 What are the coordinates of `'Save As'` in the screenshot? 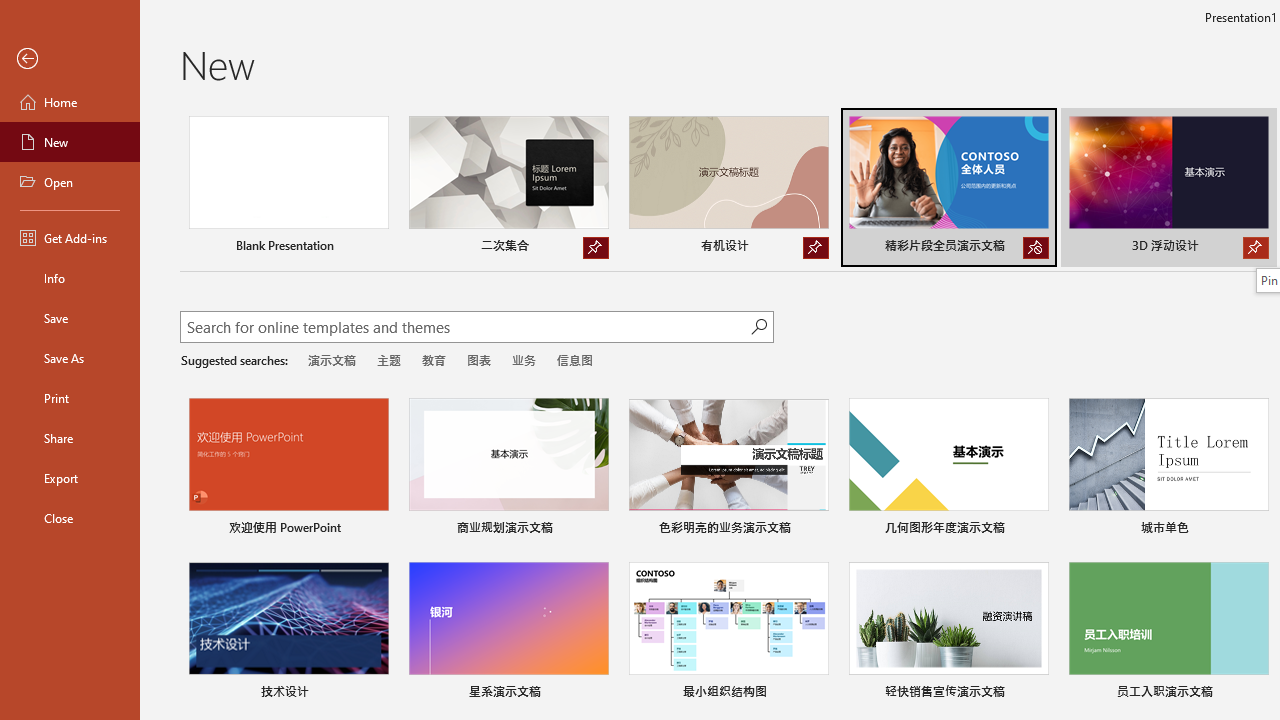 It's located at (69, 356).